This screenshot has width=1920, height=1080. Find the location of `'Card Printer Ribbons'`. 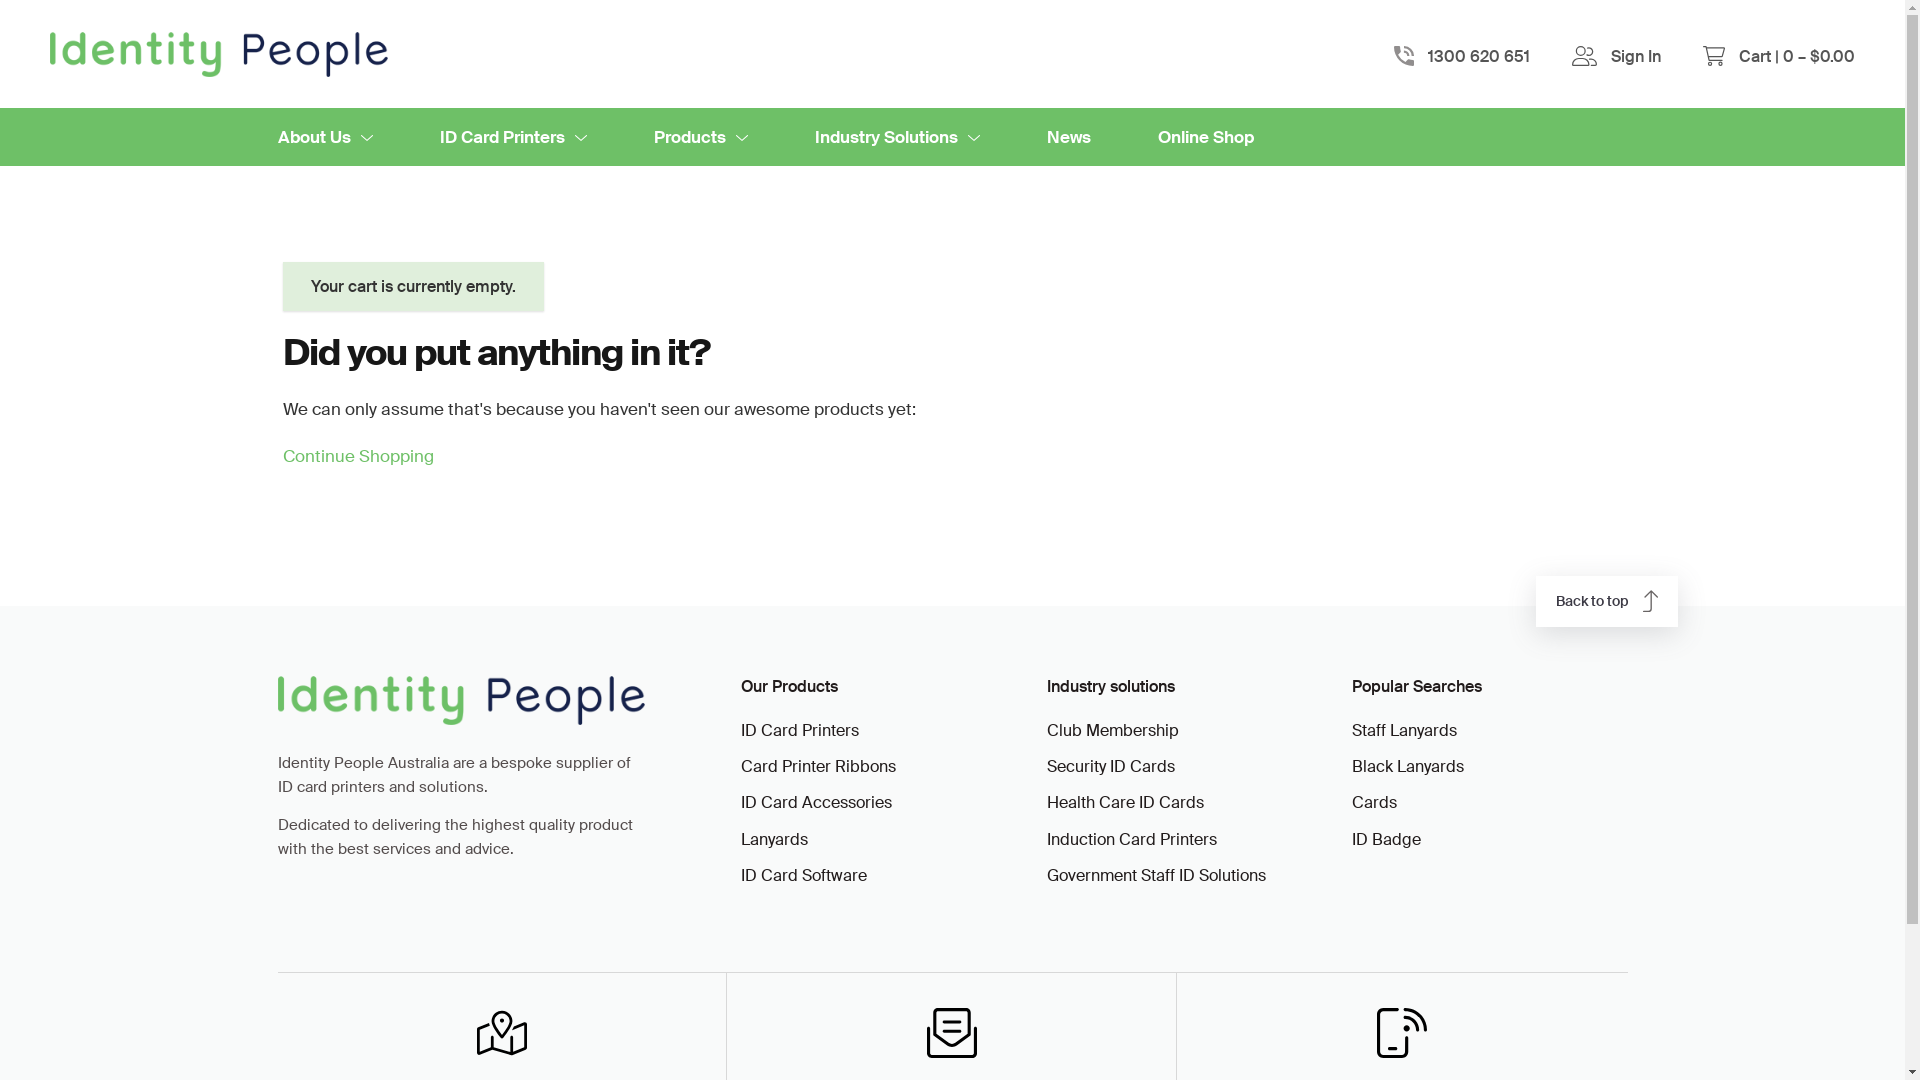

'Card Printer Ribbons' is located at coordinates (873, 766).